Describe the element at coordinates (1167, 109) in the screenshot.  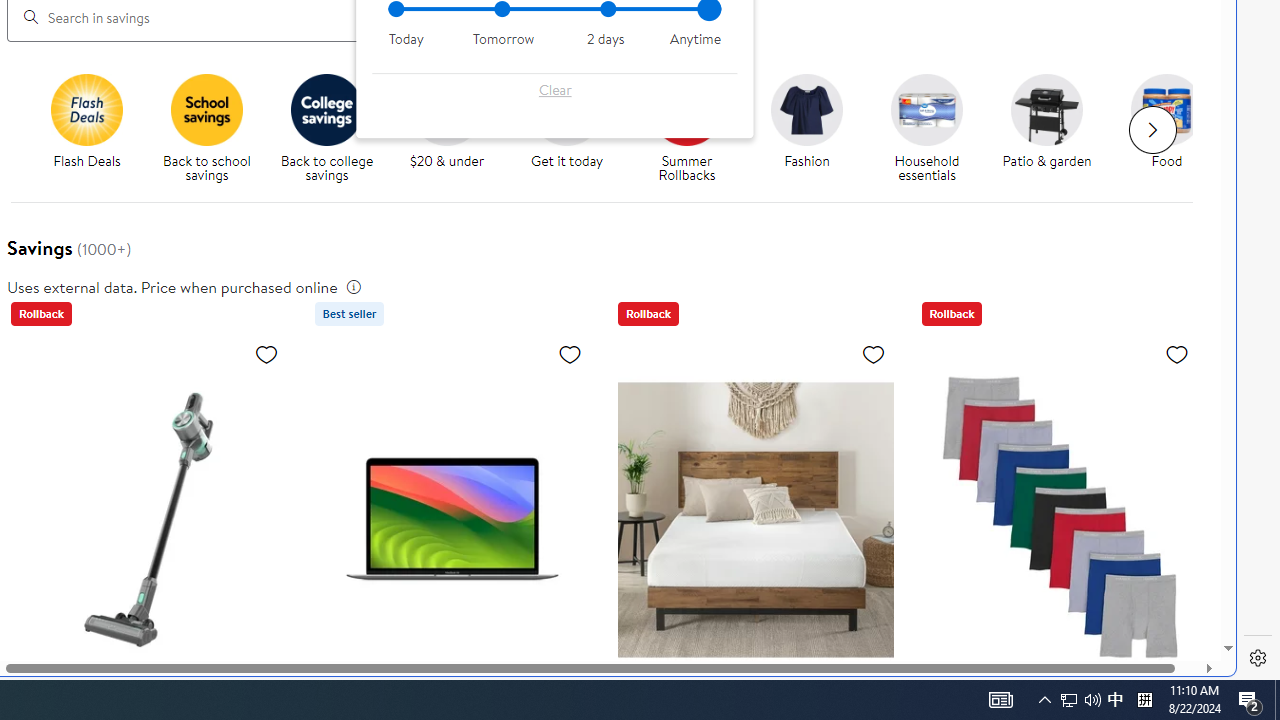
I see `'Food'` at that location.